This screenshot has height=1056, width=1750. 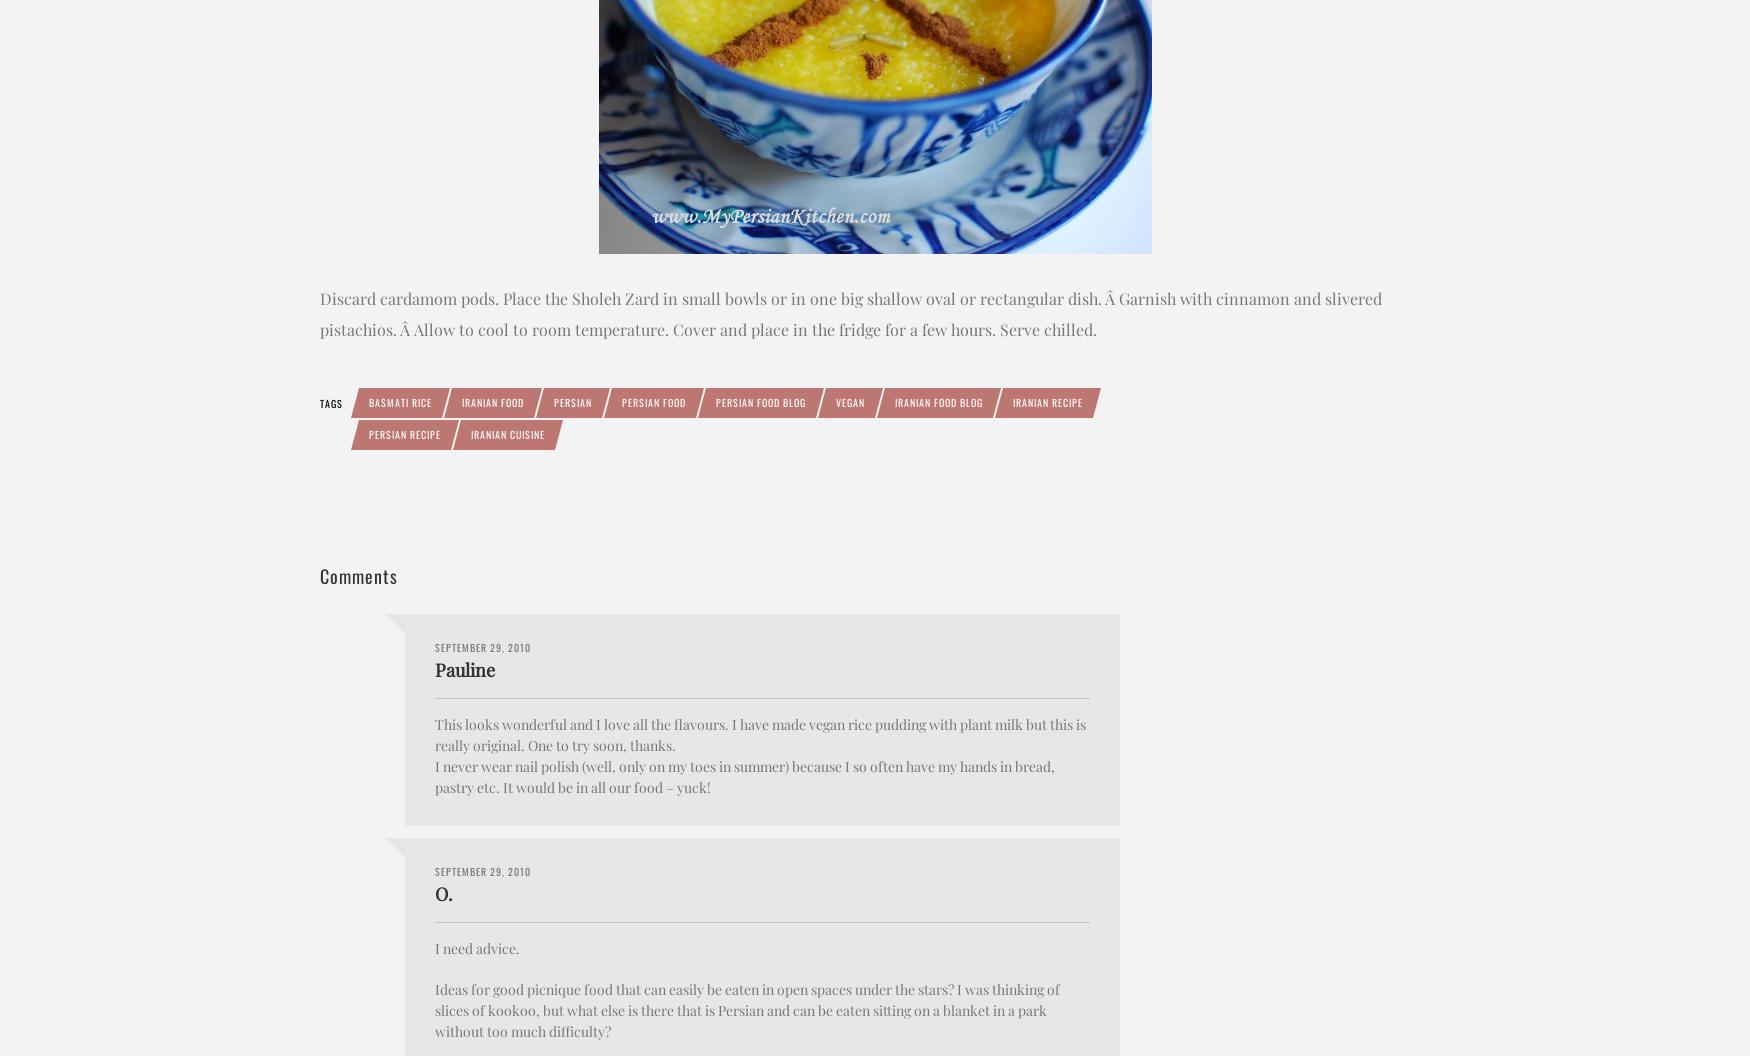 I want to click on 'Vegan', so click(x=850, y=401).